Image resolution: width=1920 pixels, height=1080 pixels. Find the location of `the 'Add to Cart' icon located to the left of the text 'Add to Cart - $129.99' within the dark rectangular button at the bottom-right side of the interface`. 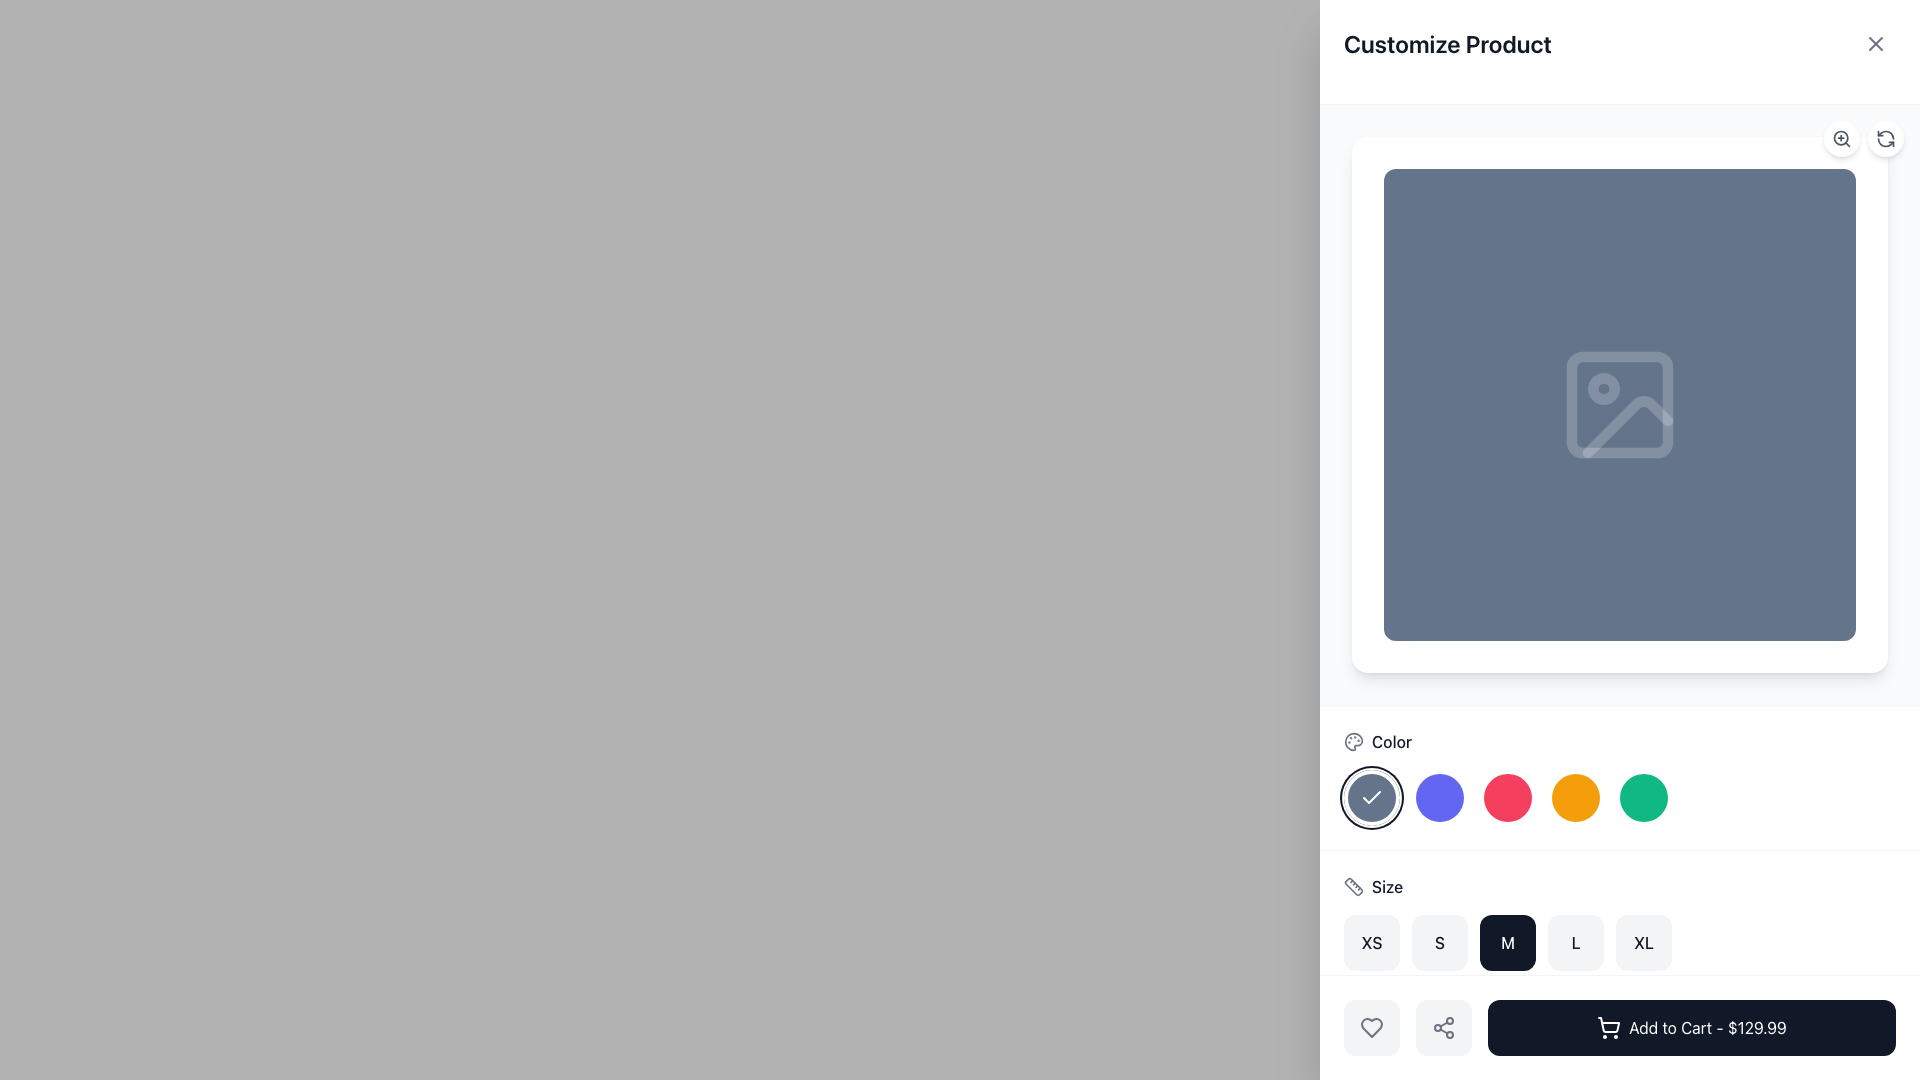

the 'Add to Cart' icon located to the left of the text 'Add to Cart - $129.99' within the dark rectangular button at the bottom-right side of the interface is located at coordinates (1609, 1028).